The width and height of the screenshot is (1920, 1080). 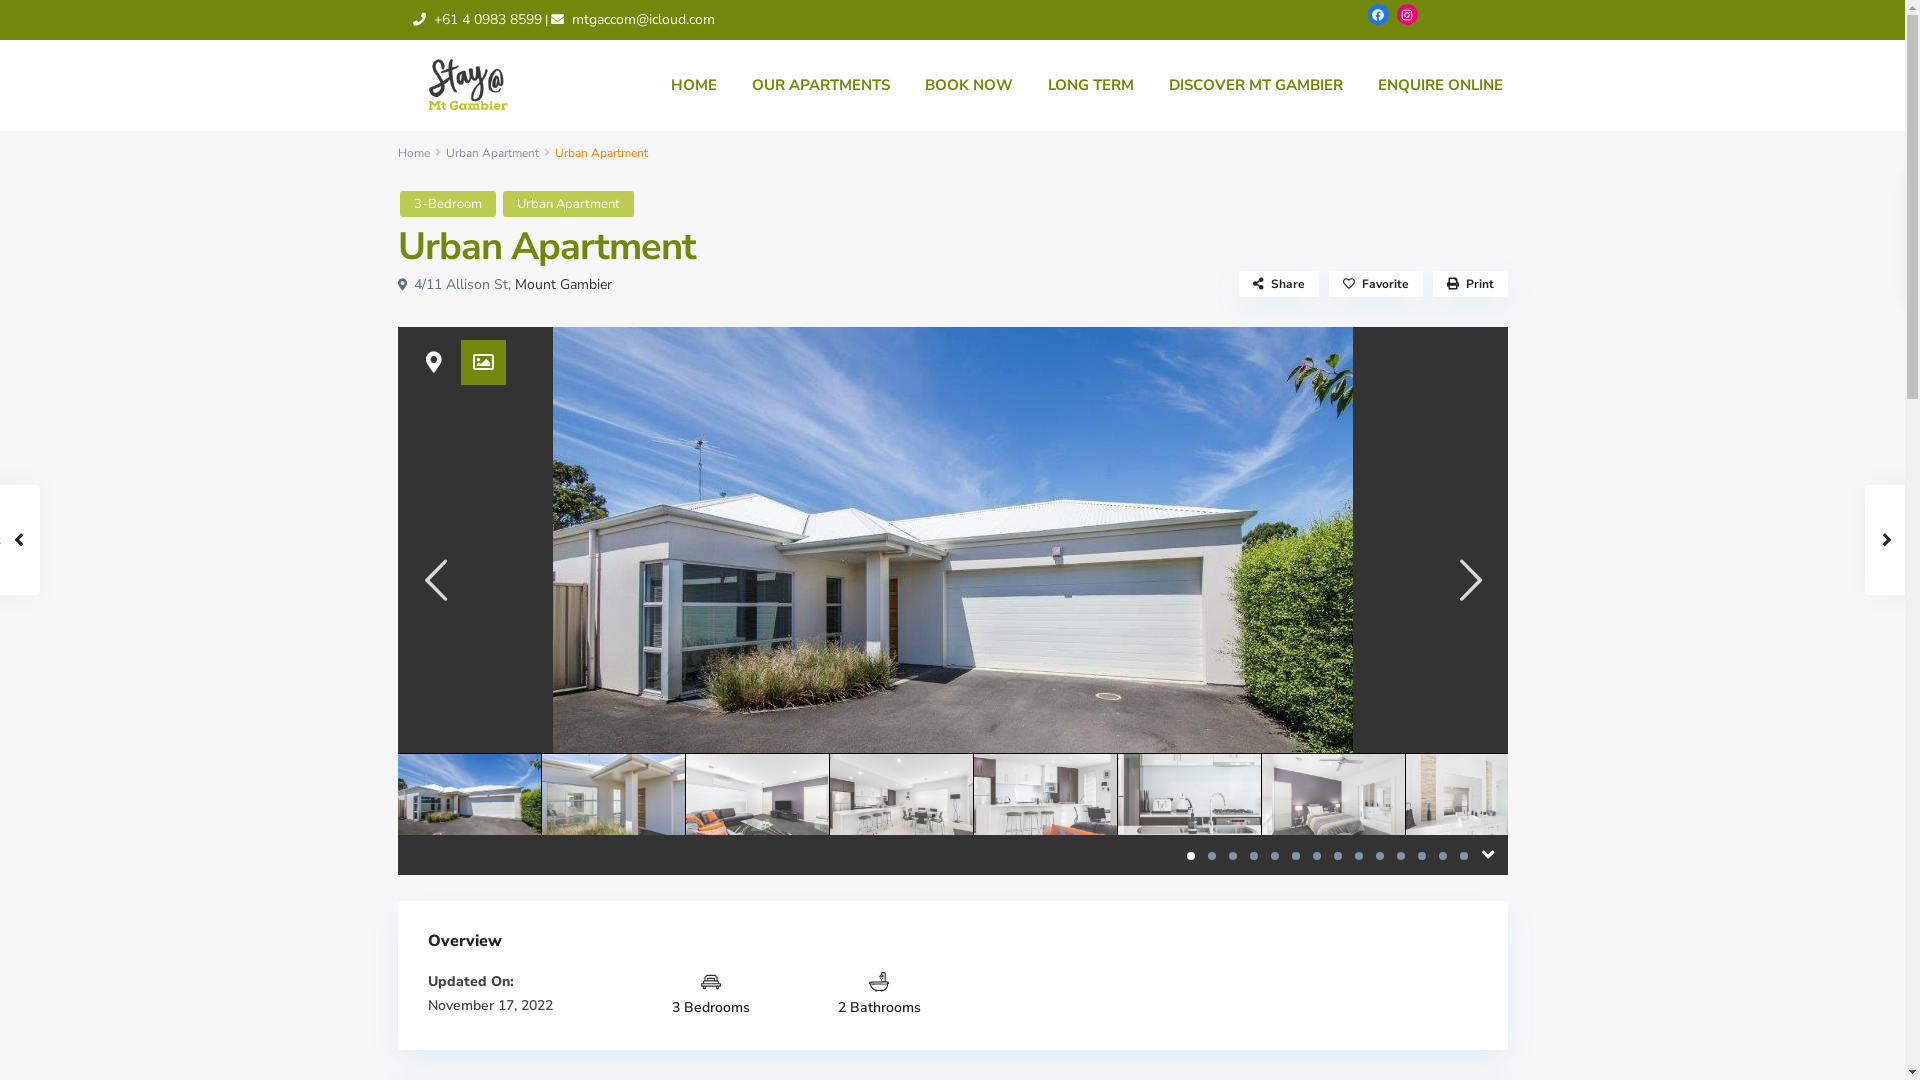 I want to click on 'LONG TERM', so click(x=1088, y=83).